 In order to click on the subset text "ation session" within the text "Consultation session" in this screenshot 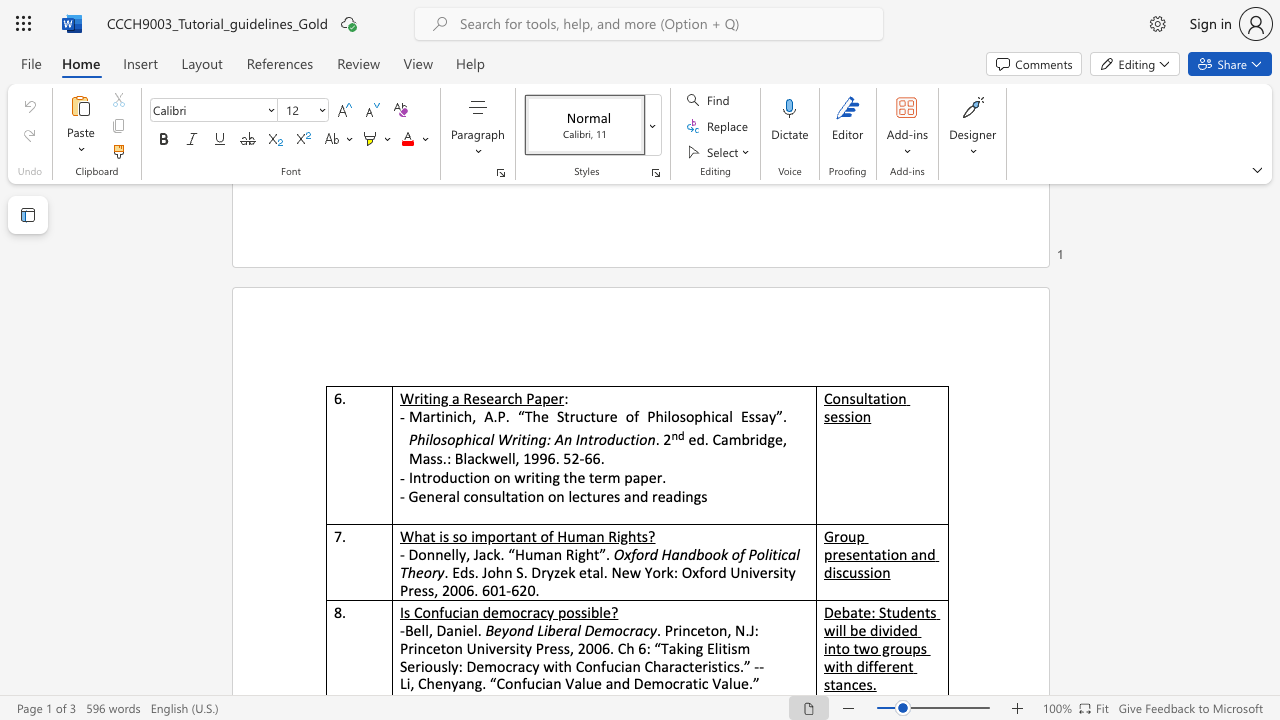, I will do `click(873, 398)`.